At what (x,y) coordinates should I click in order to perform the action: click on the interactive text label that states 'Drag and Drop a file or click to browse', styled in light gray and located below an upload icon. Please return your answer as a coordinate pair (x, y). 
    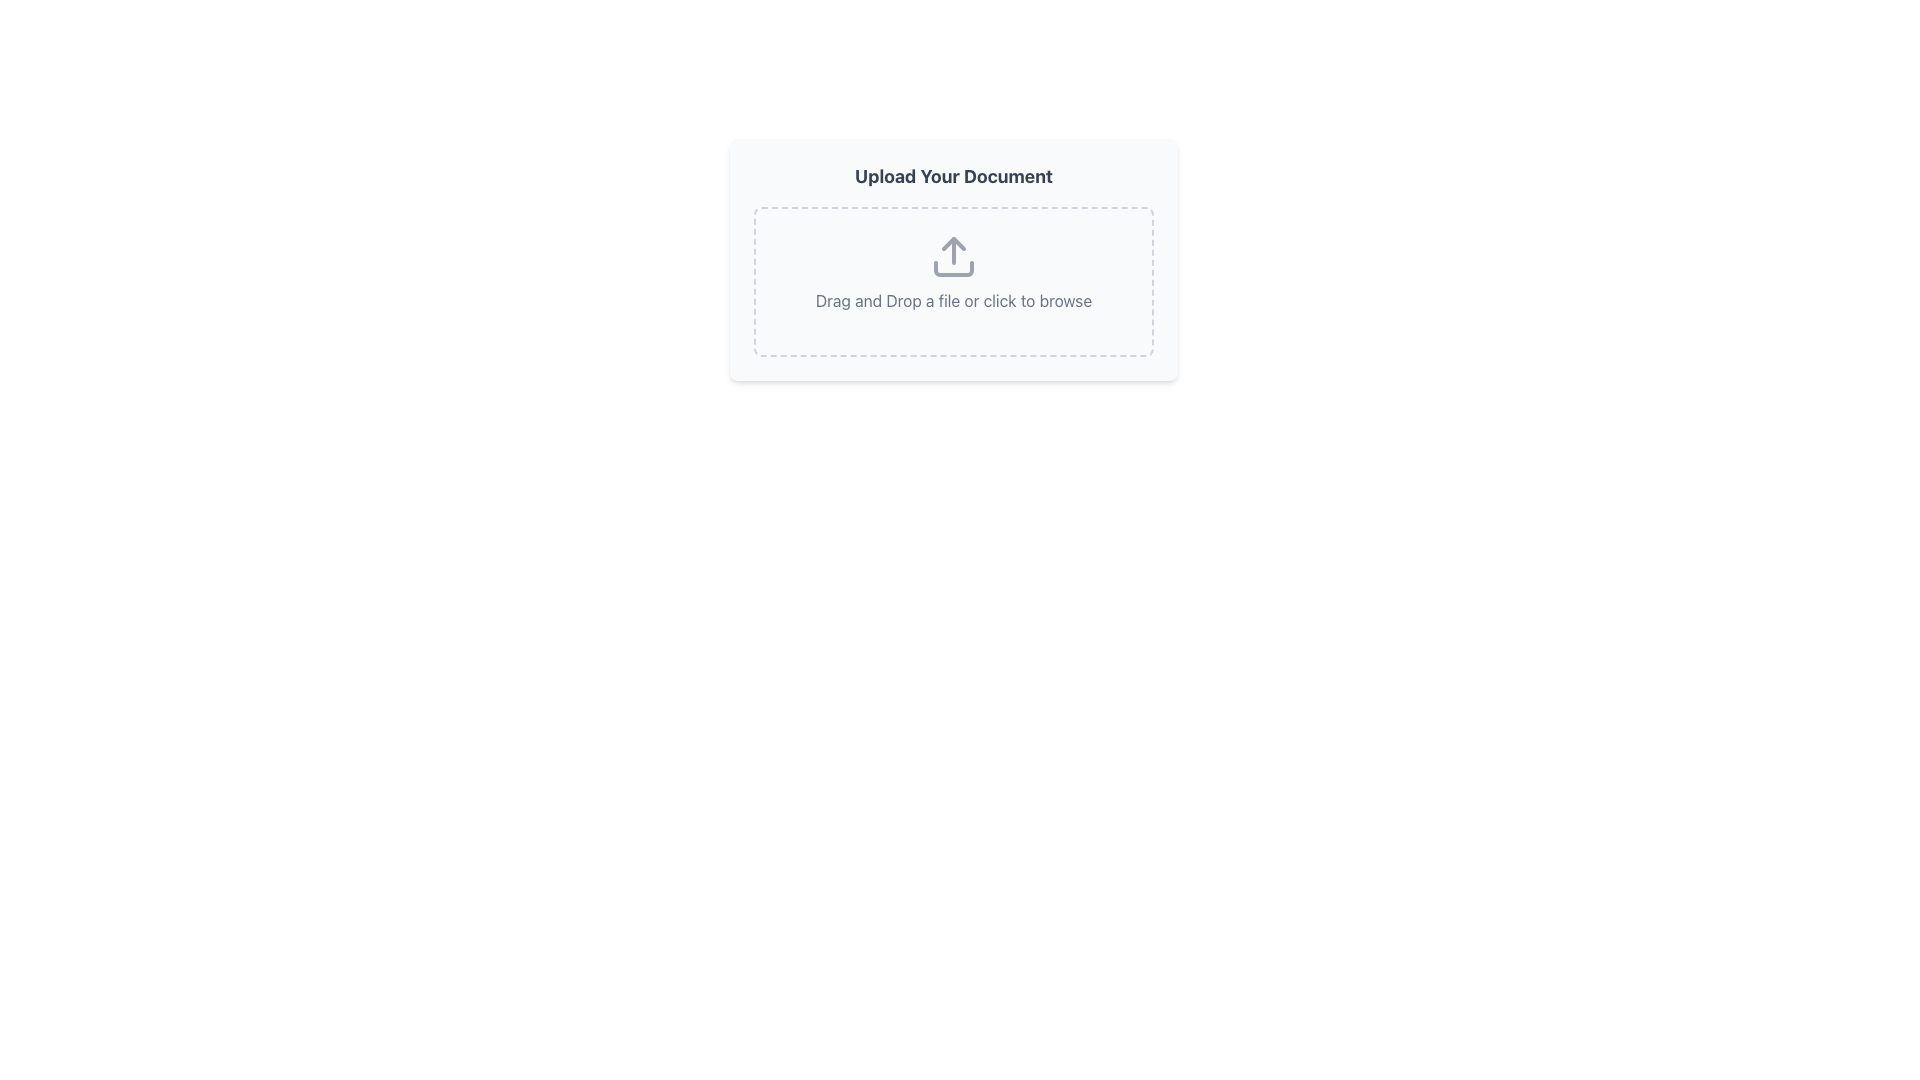
    Looking at the image, I should click on (953, 300).